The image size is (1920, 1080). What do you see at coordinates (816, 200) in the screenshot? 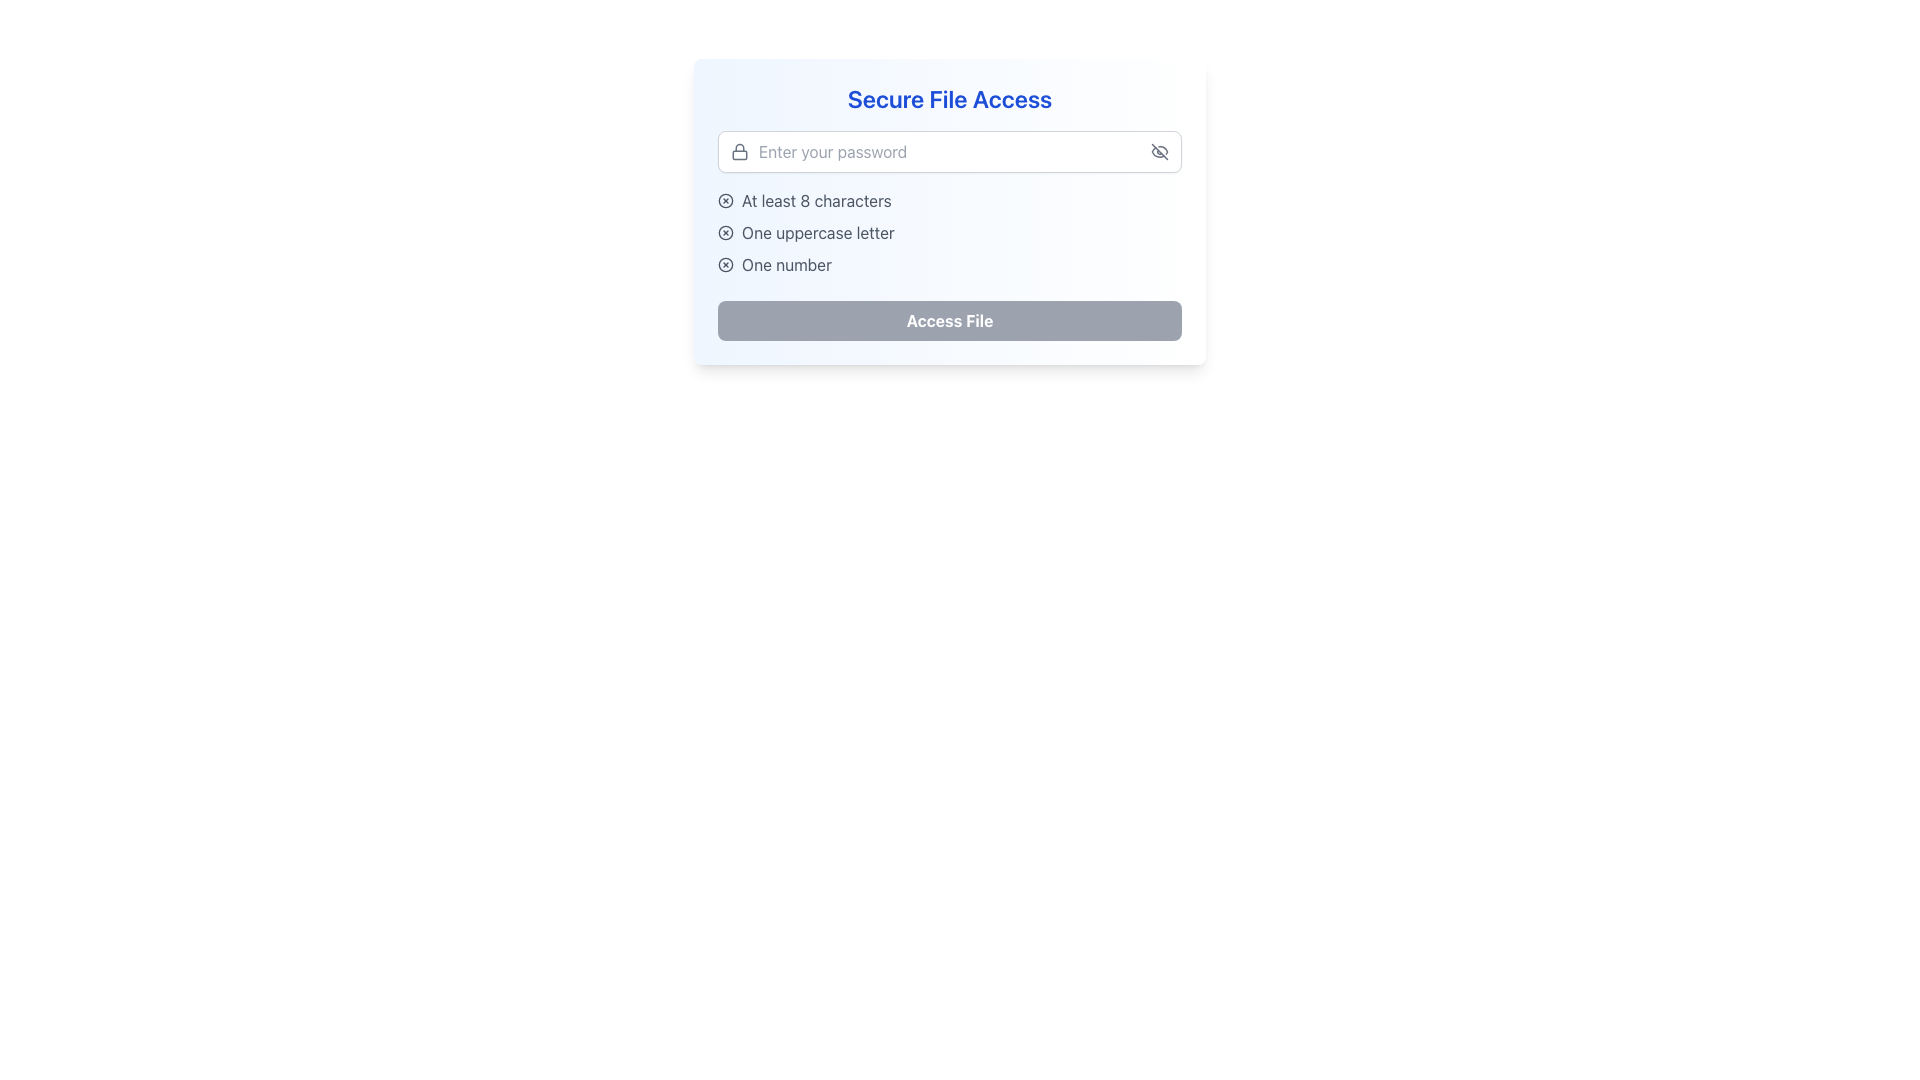
I see `the text displaying 'At least 8 characters.' which is located in the password requirements section next to a status icon` at bounding box center [816, 200].